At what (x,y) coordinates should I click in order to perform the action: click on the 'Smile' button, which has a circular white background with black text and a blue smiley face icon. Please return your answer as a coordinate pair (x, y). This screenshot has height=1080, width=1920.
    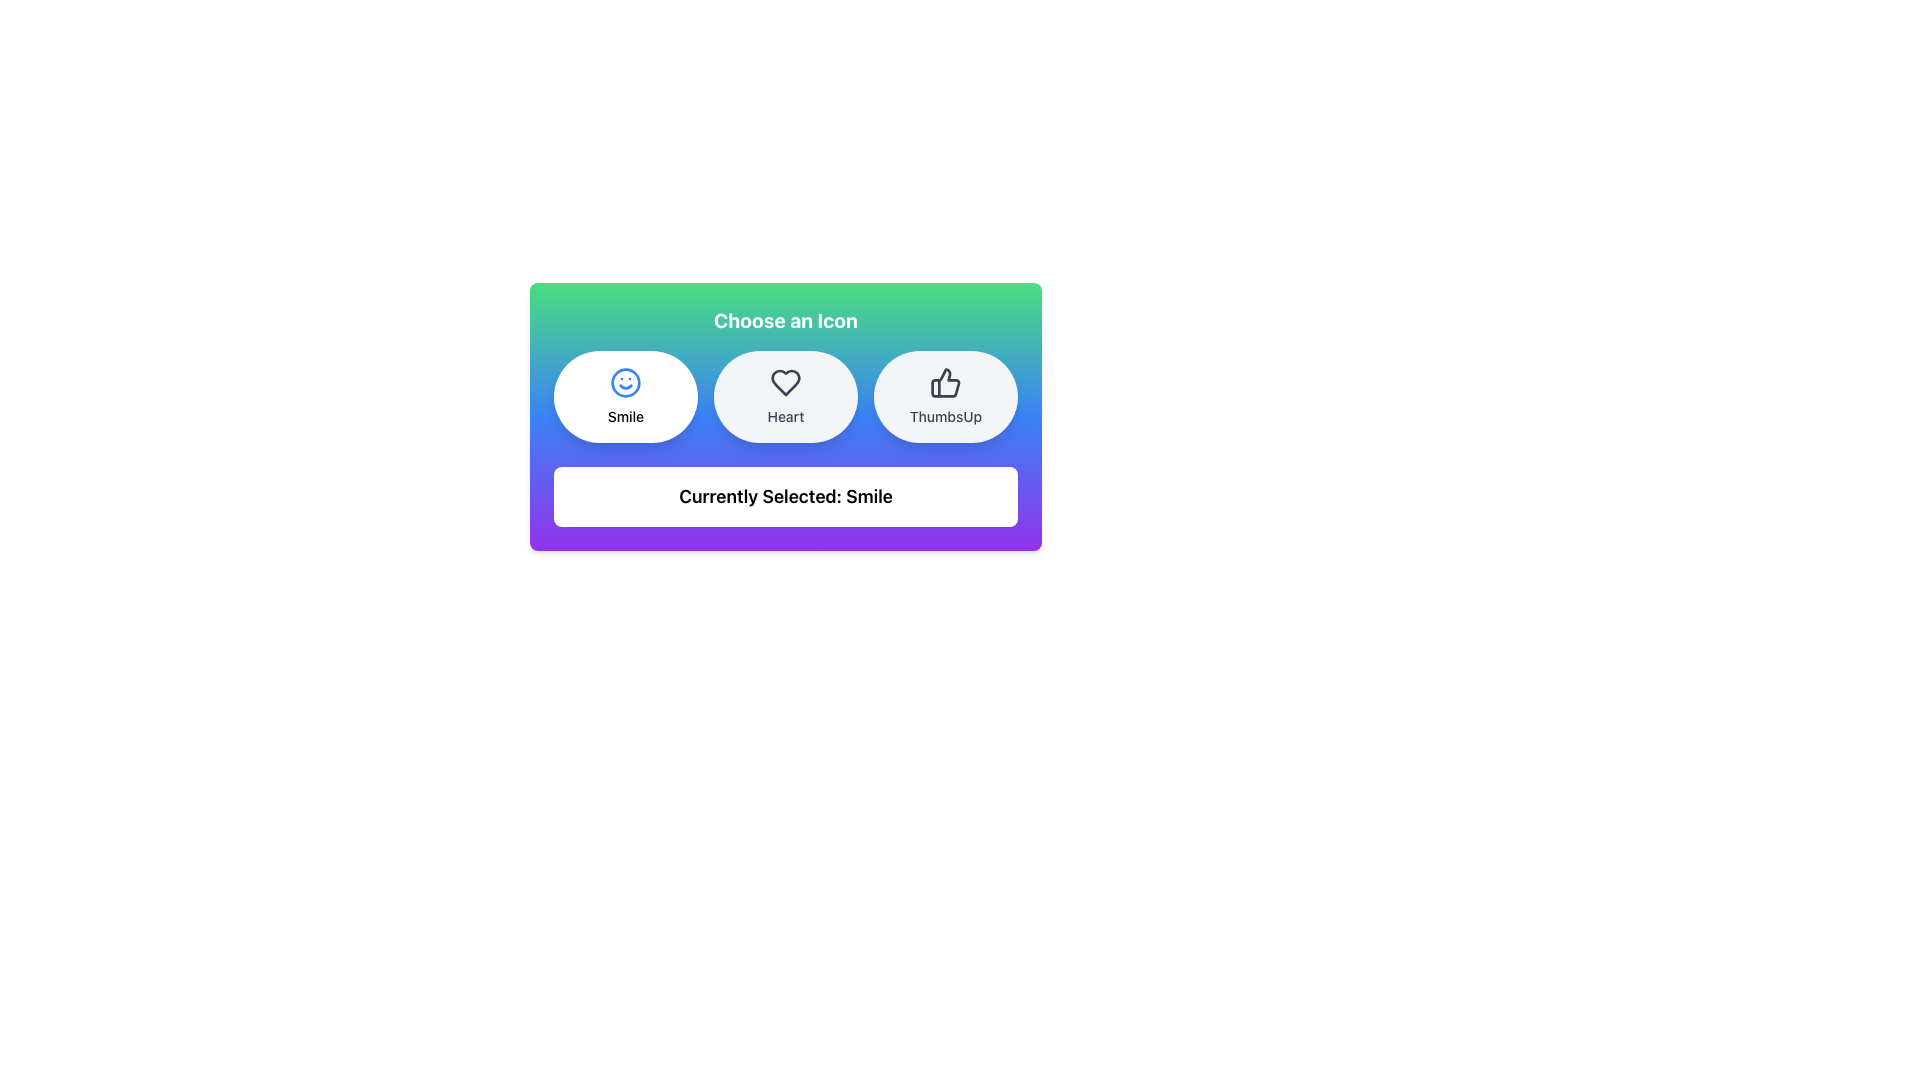
    Looking at the image, I should click on (624, 397).